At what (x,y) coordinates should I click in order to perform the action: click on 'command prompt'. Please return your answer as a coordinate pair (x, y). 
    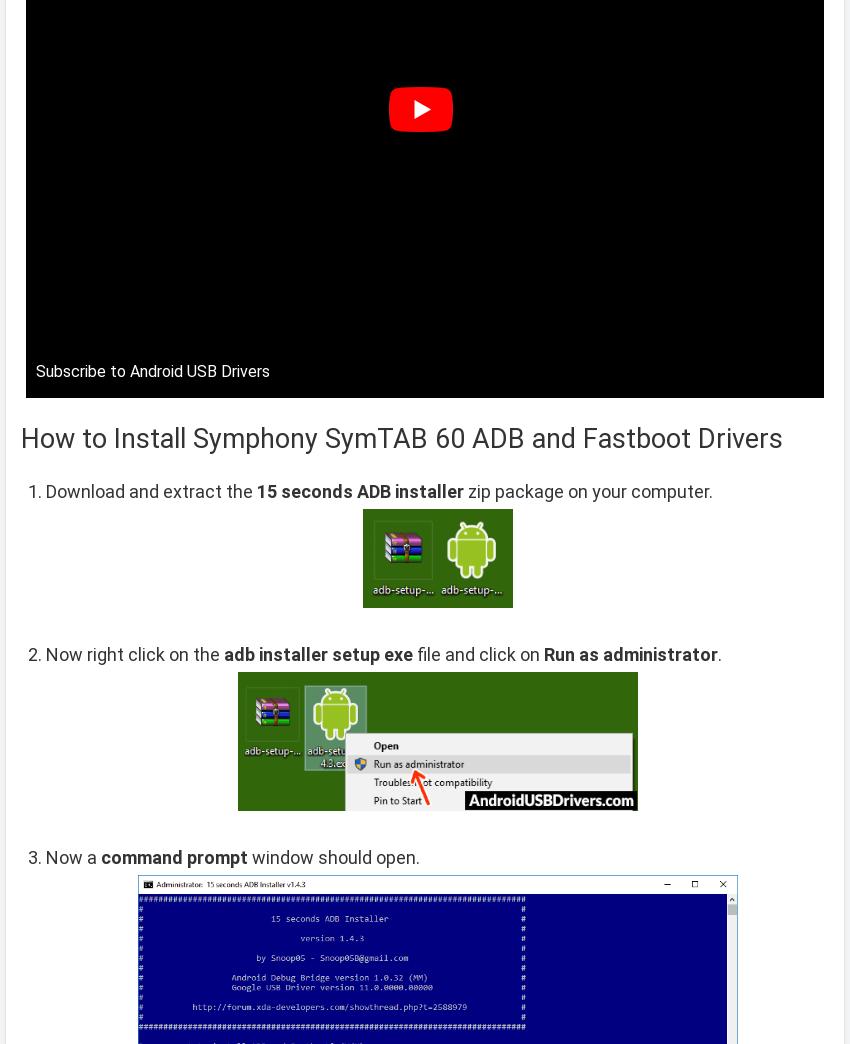
    Looking at the image, I should click on (173, 856).